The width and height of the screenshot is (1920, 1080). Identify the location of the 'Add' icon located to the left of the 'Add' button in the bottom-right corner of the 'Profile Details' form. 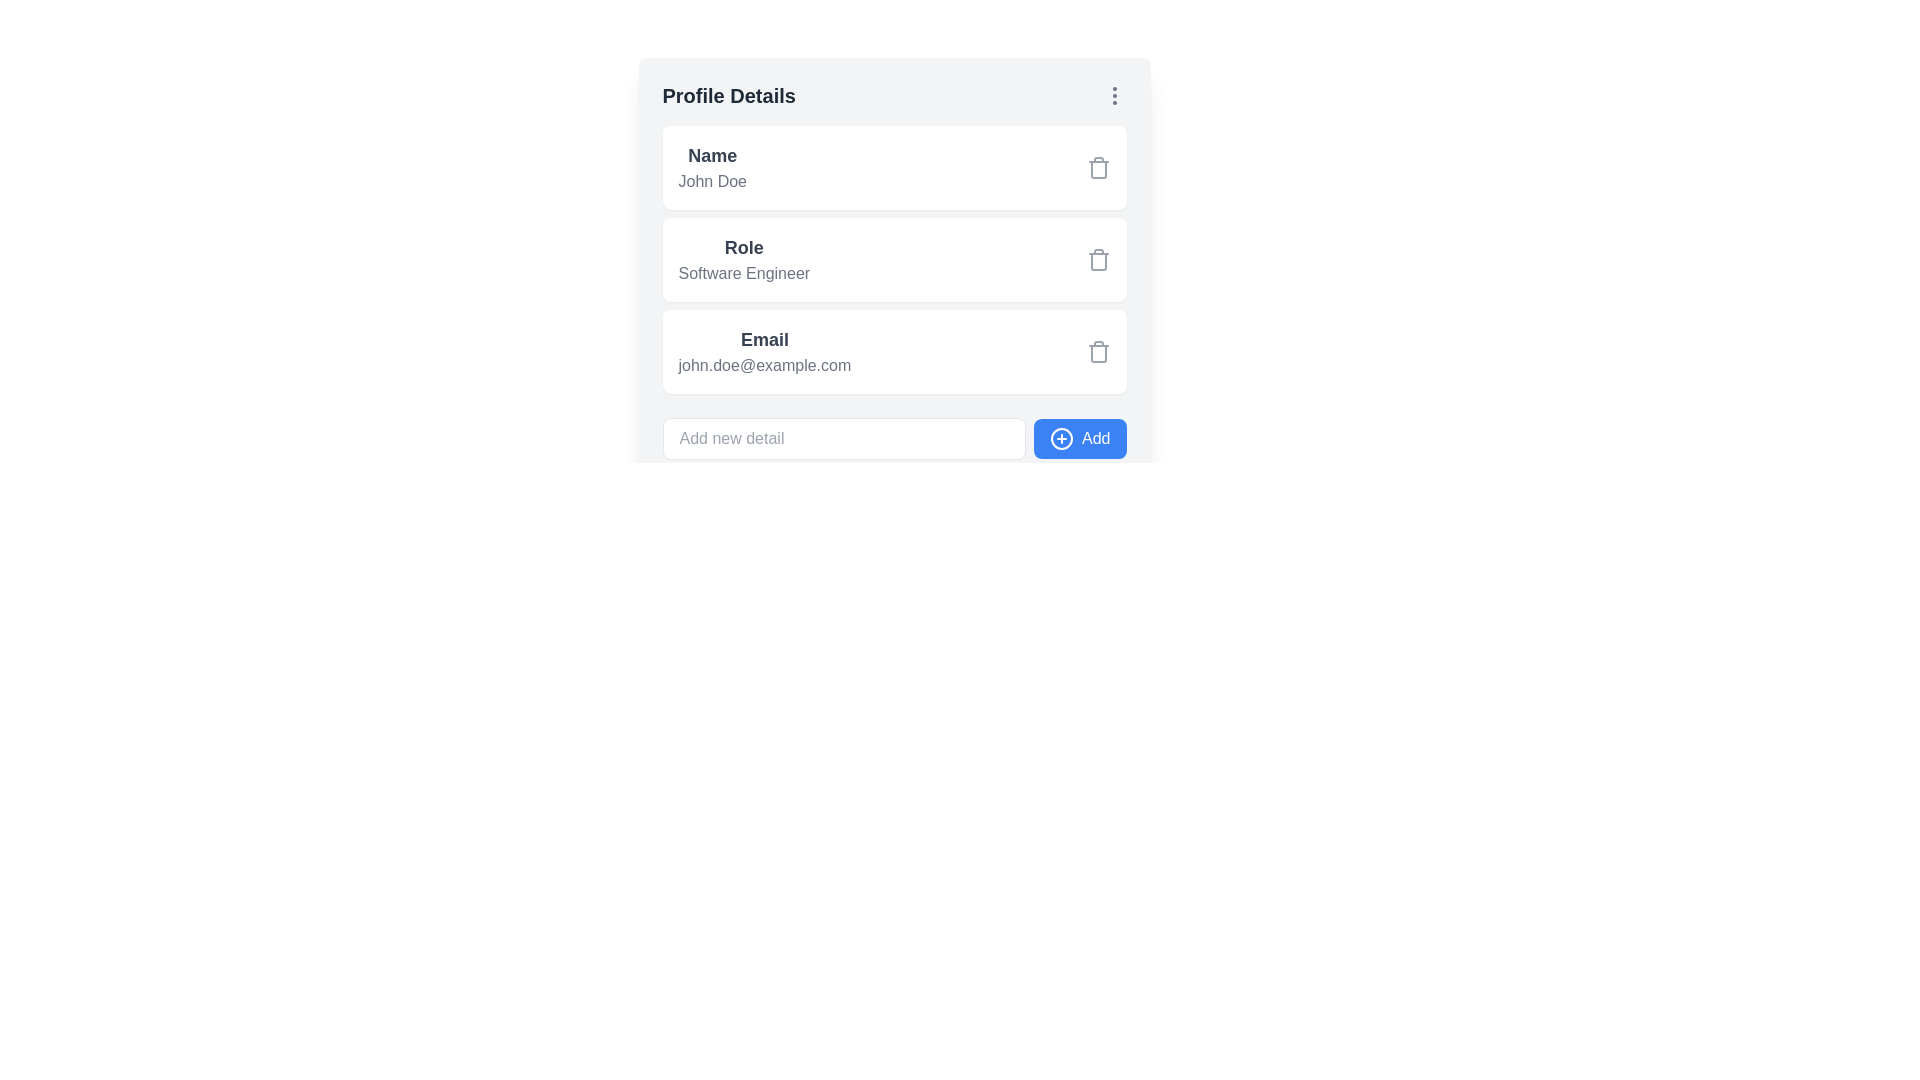
(1061, 438).